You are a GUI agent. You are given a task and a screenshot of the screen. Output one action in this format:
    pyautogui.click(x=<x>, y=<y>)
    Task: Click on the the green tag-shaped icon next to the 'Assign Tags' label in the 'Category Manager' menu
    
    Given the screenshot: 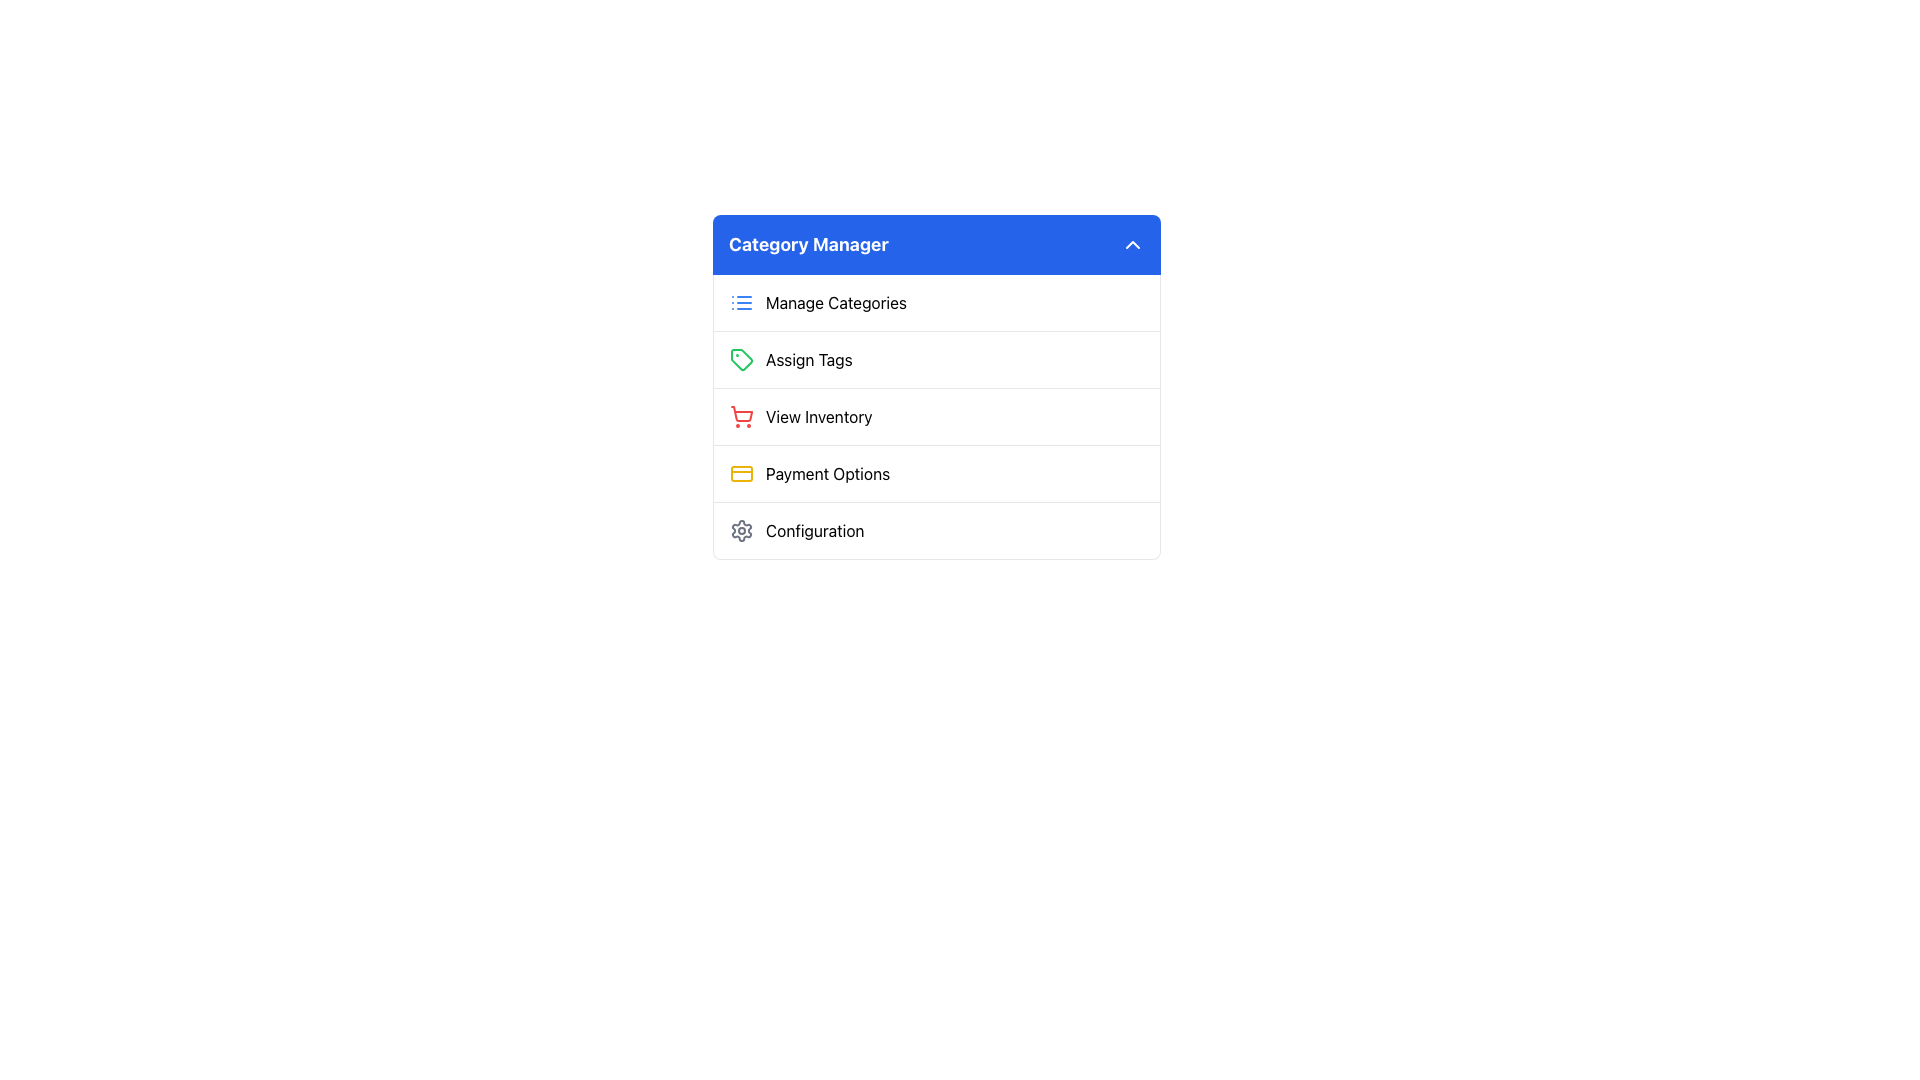 What is the action you would take?
    pyautogui.click(x=741, y=358)
    